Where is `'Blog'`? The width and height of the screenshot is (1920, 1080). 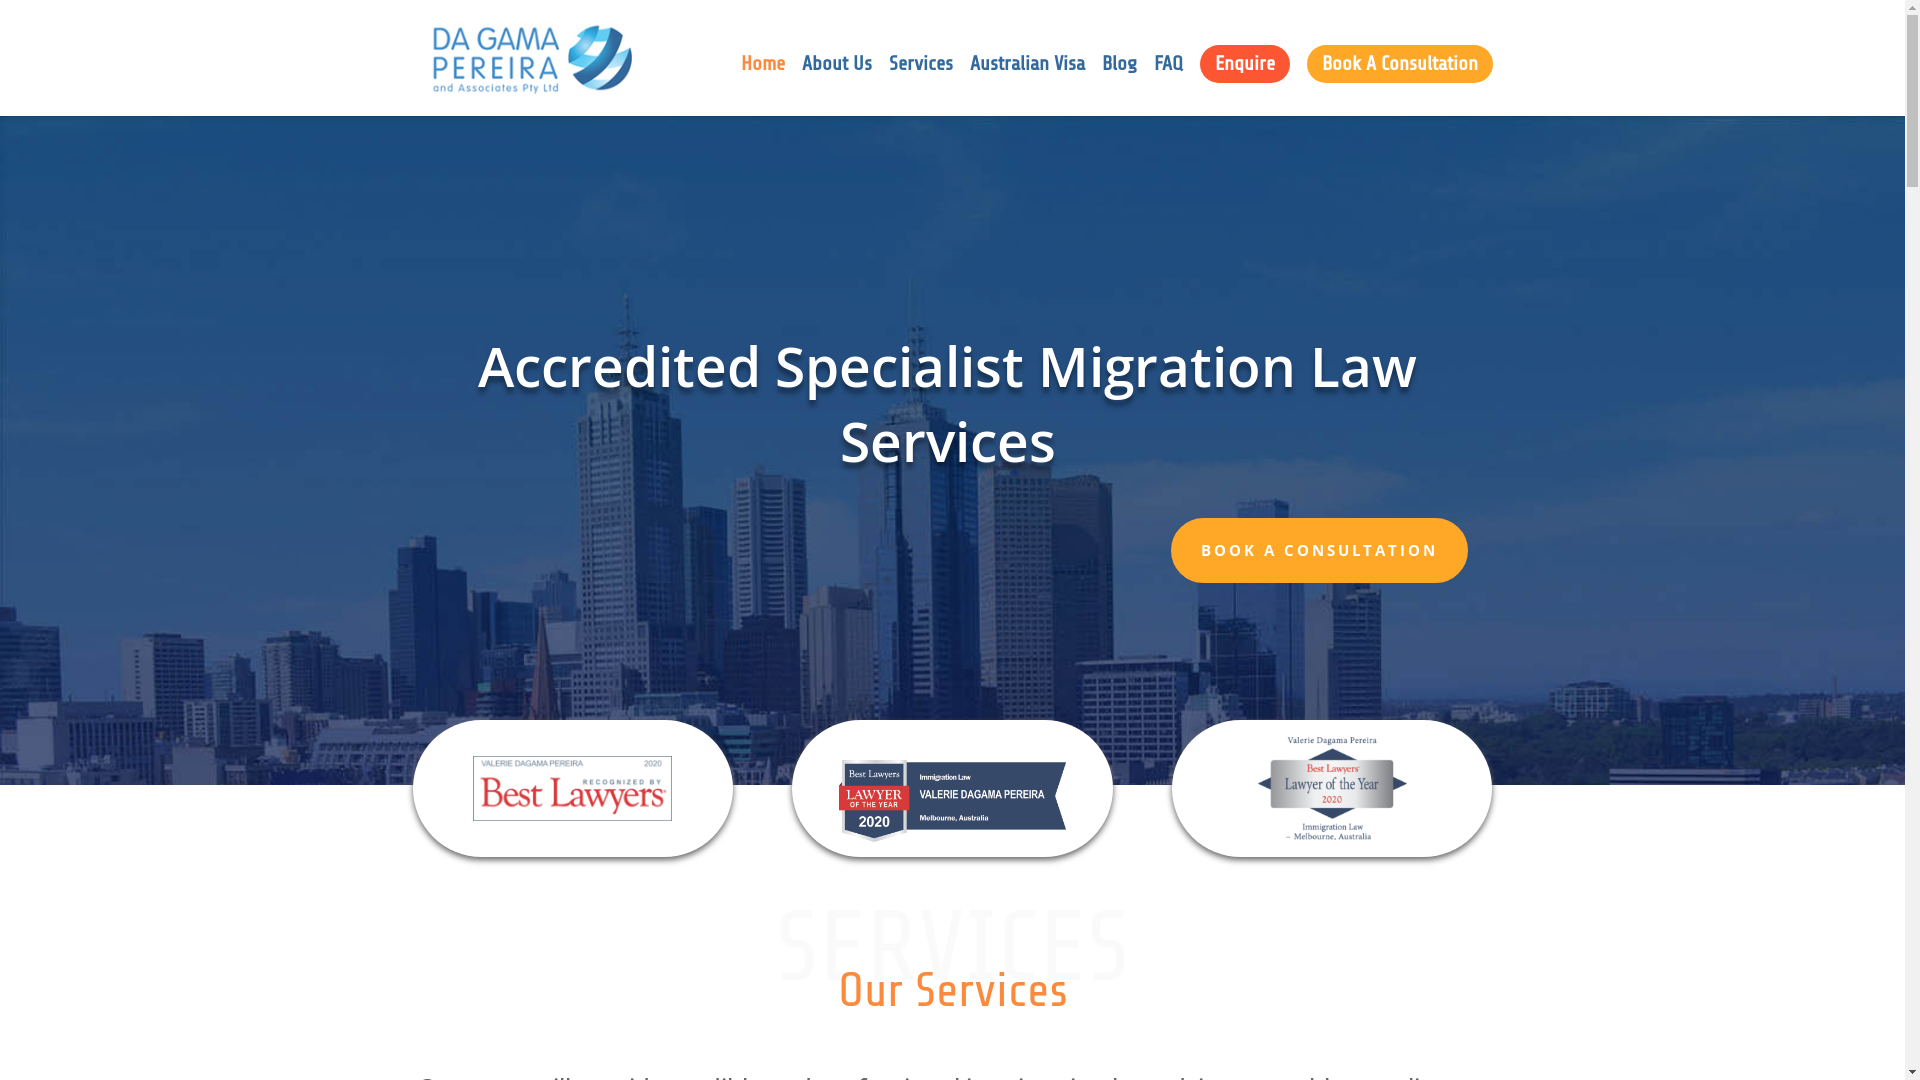 'Blog' is located at coordinates (1118, 85).